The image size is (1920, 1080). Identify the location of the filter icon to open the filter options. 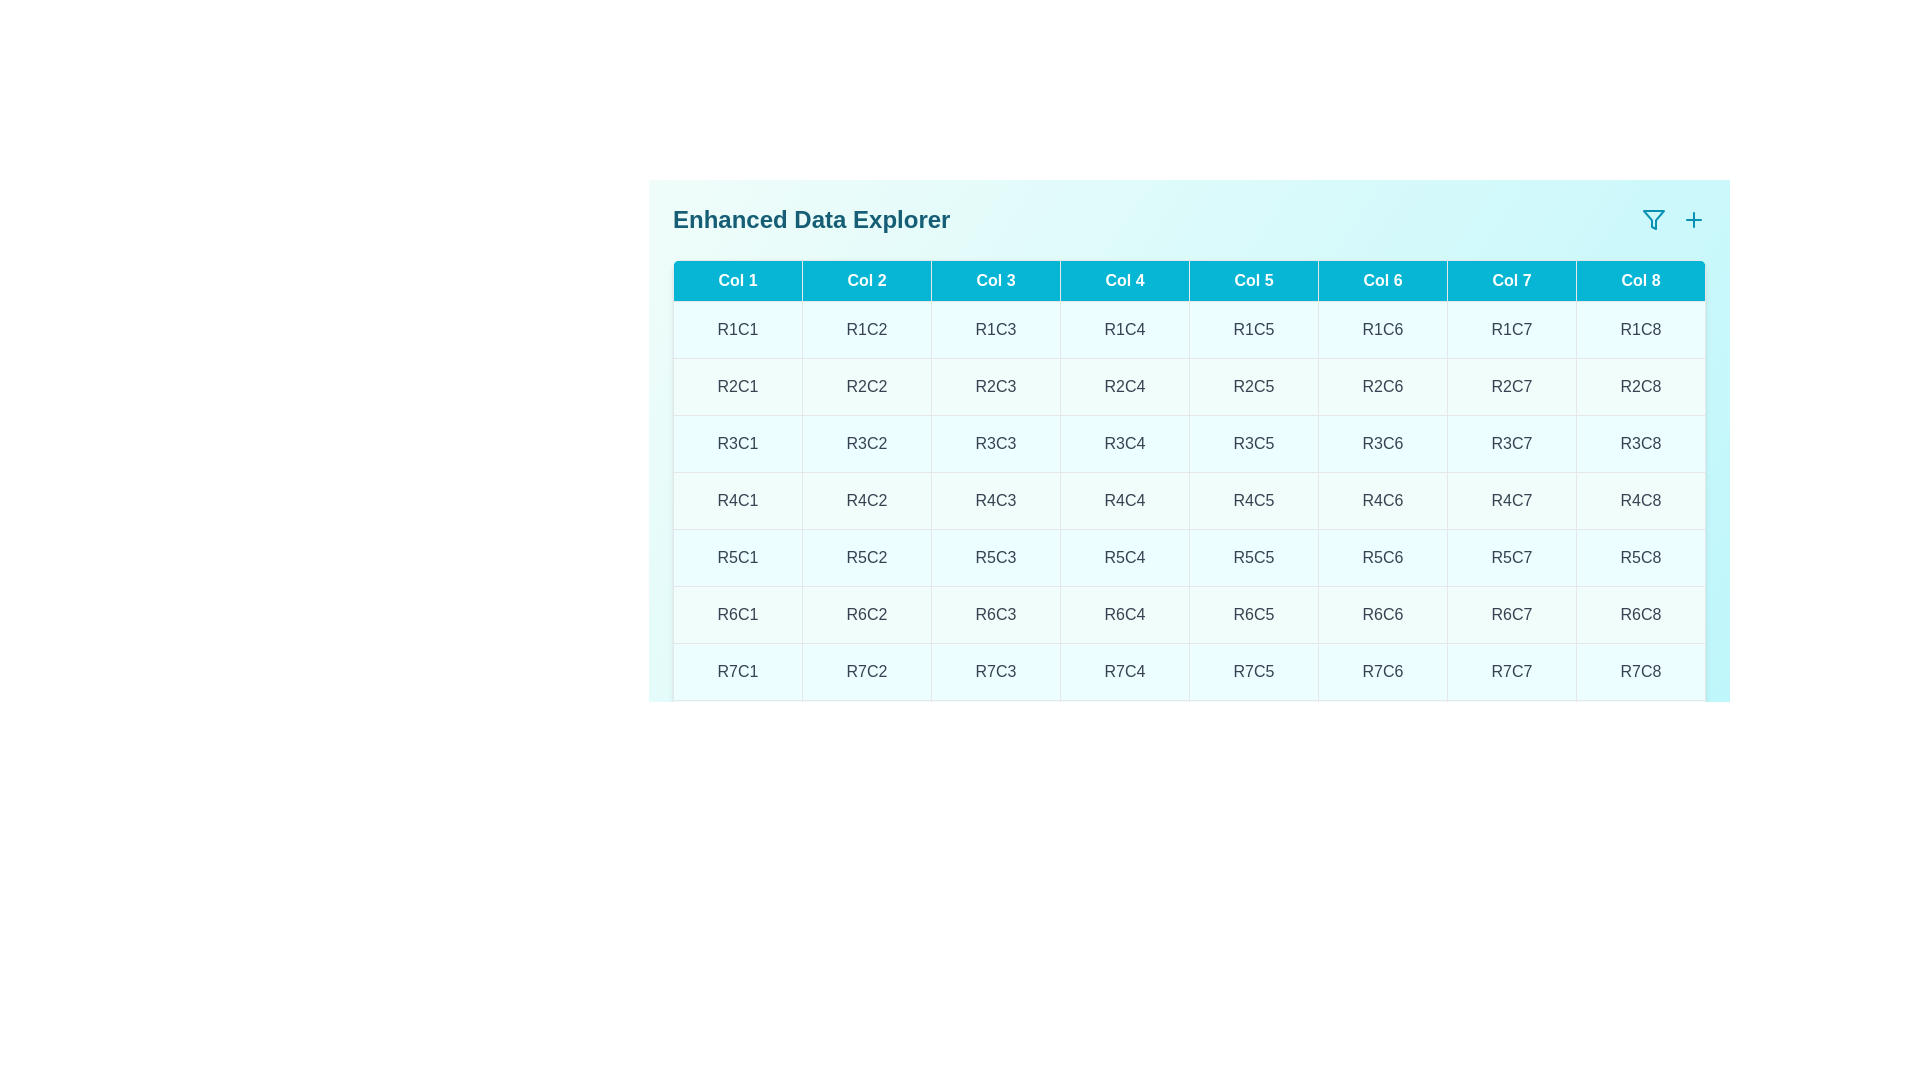
(1654, 219).